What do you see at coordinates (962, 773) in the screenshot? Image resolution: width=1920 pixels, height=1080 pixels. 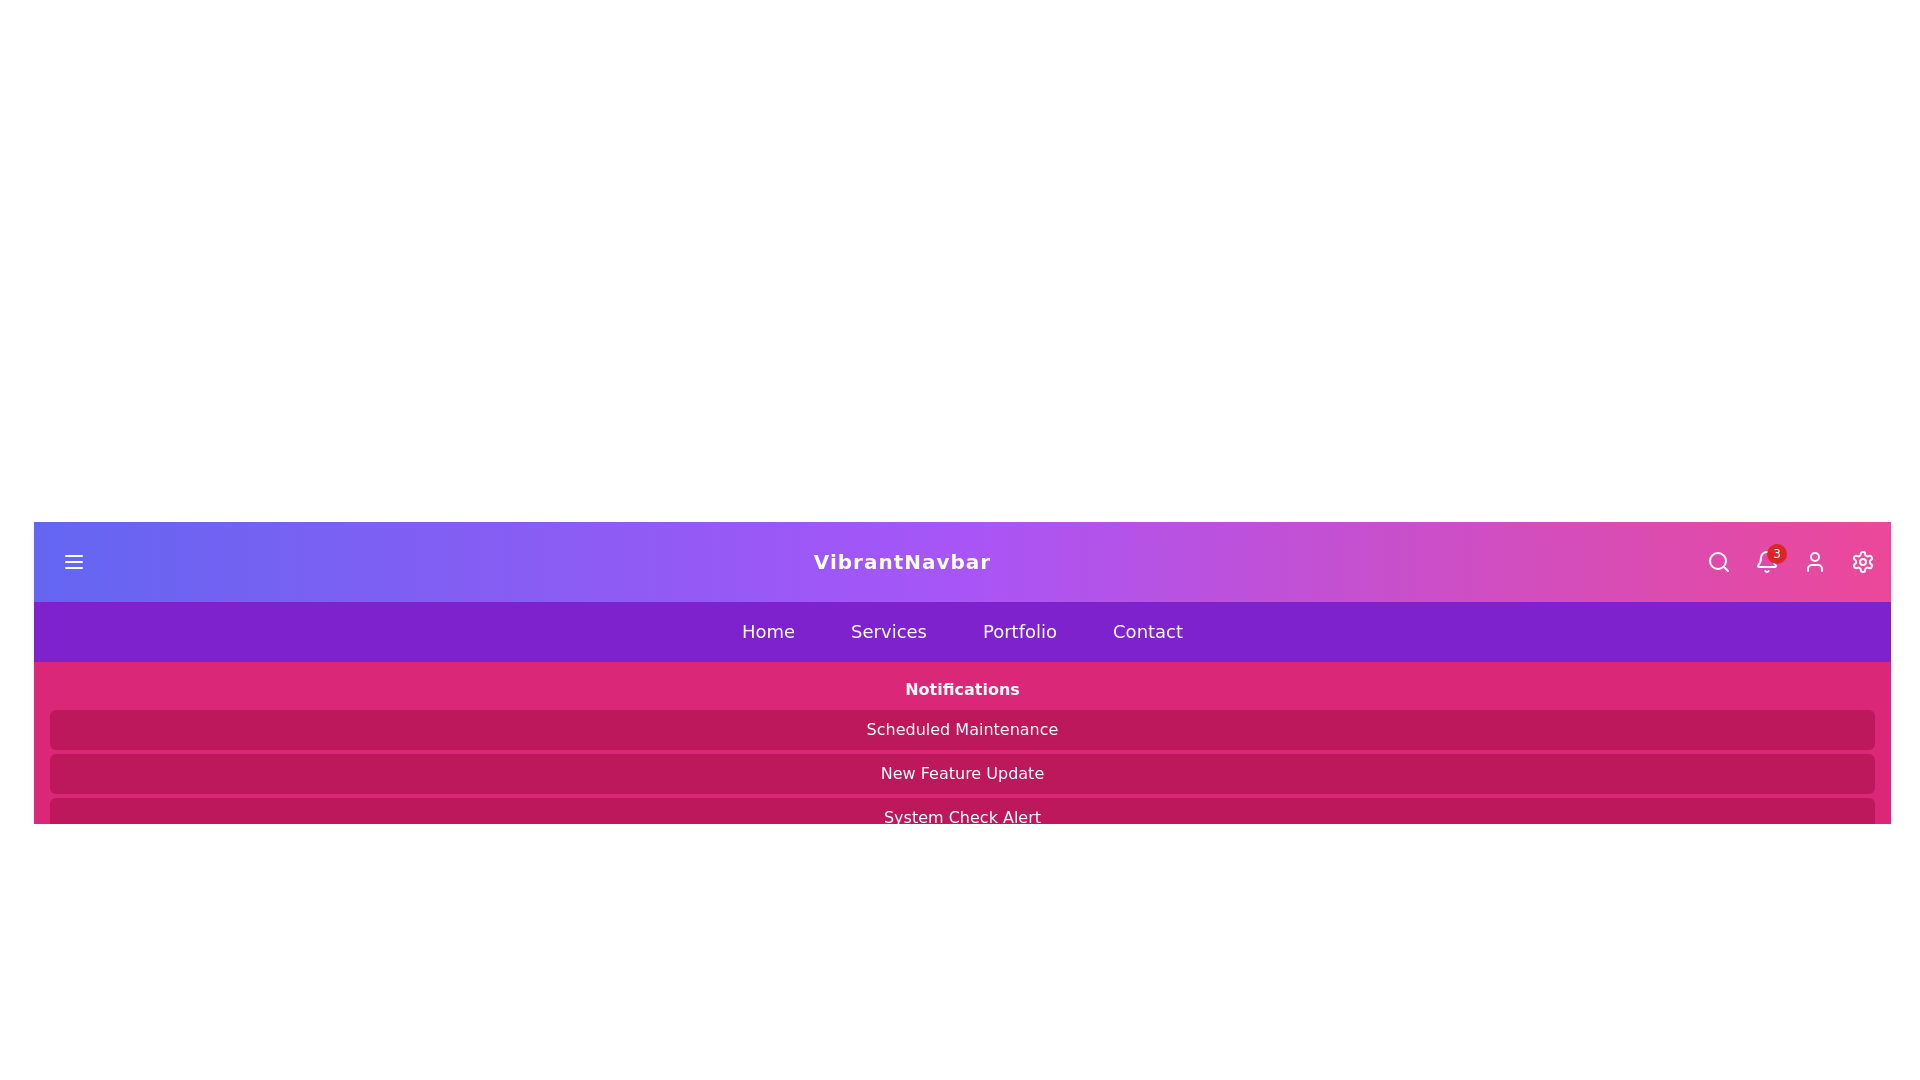 I see `the text label or notification banner with a pink background displaying 'New Feature Update', located under the 'Notifications' heading and between 'Scheduled Maintenance' and 'System Check Alert'` at bounding box center [962, 773].